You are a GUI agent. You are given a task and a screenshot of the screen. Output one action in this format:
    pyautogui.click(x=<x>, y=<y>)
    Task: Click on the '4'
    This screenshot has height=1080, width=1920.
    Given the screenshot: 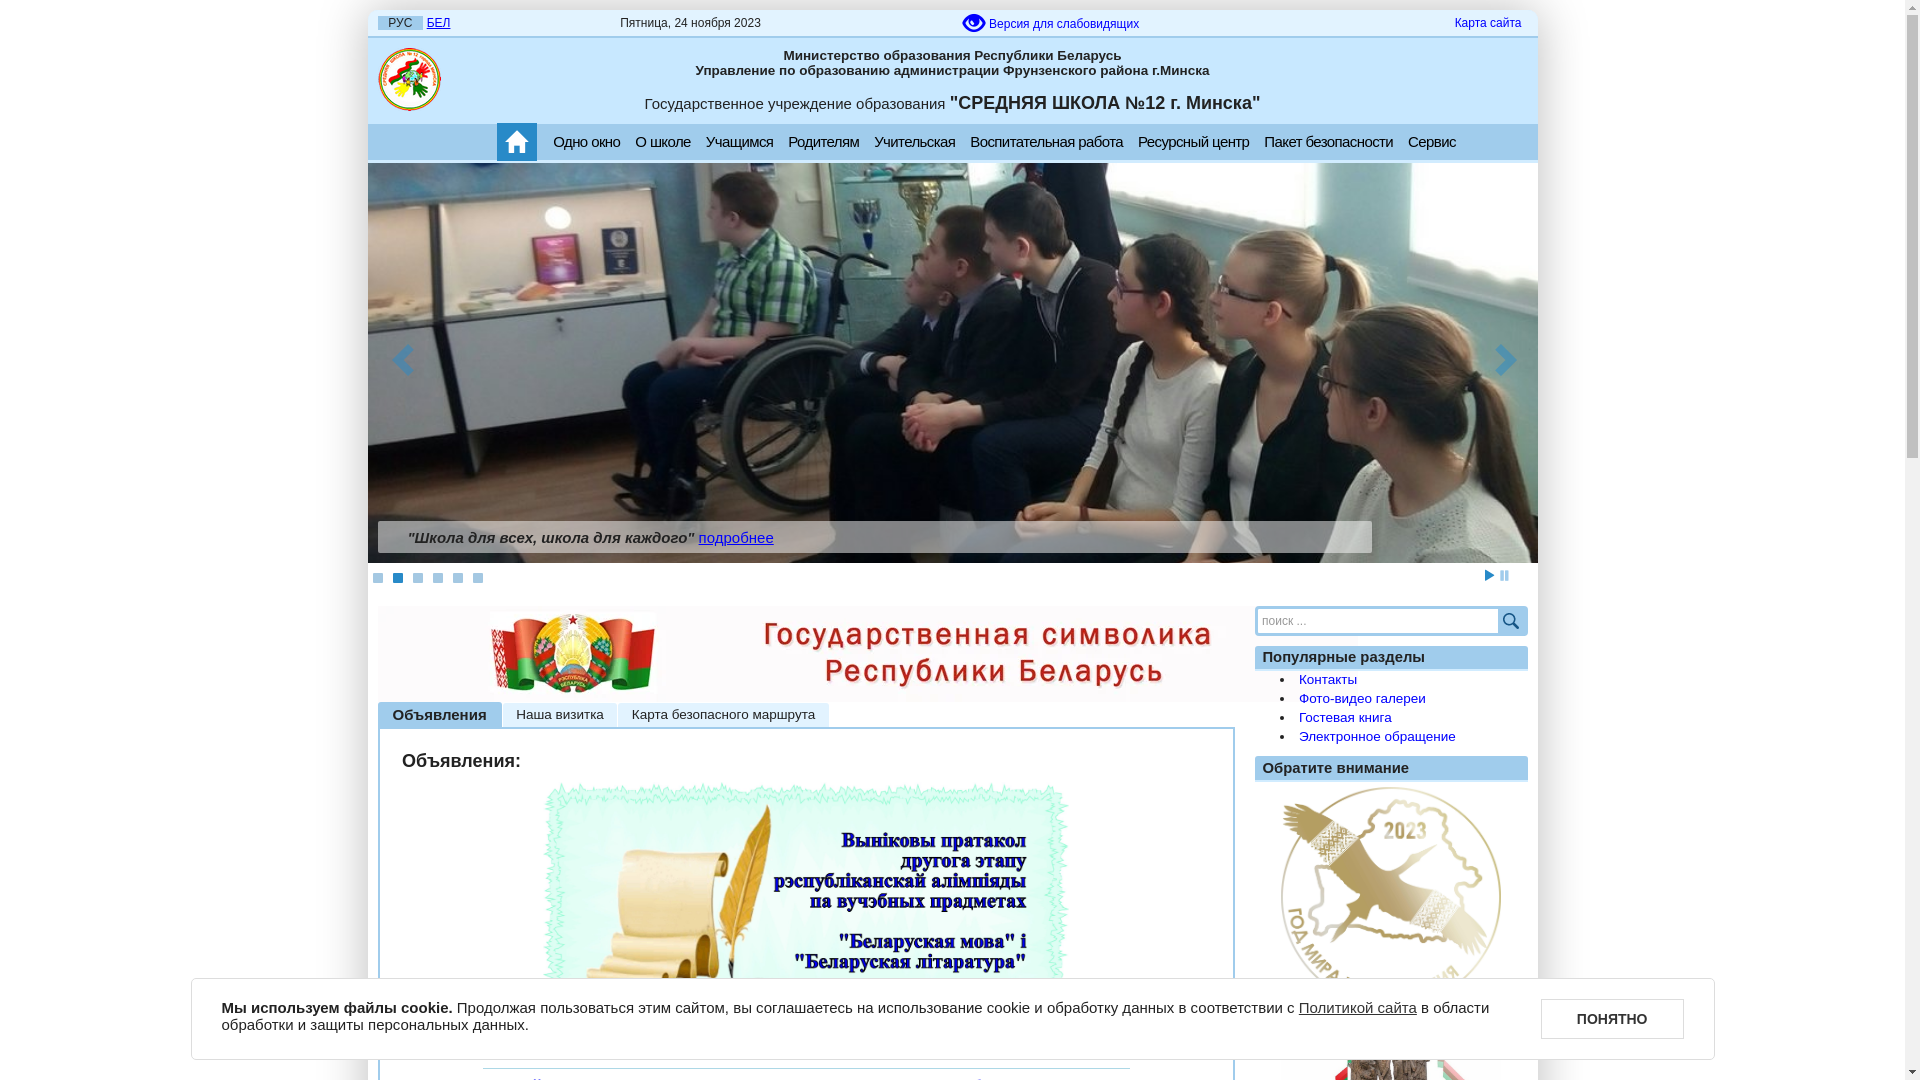 What is the action you would take?
    pyautogui.click(x=435, y=578)
    